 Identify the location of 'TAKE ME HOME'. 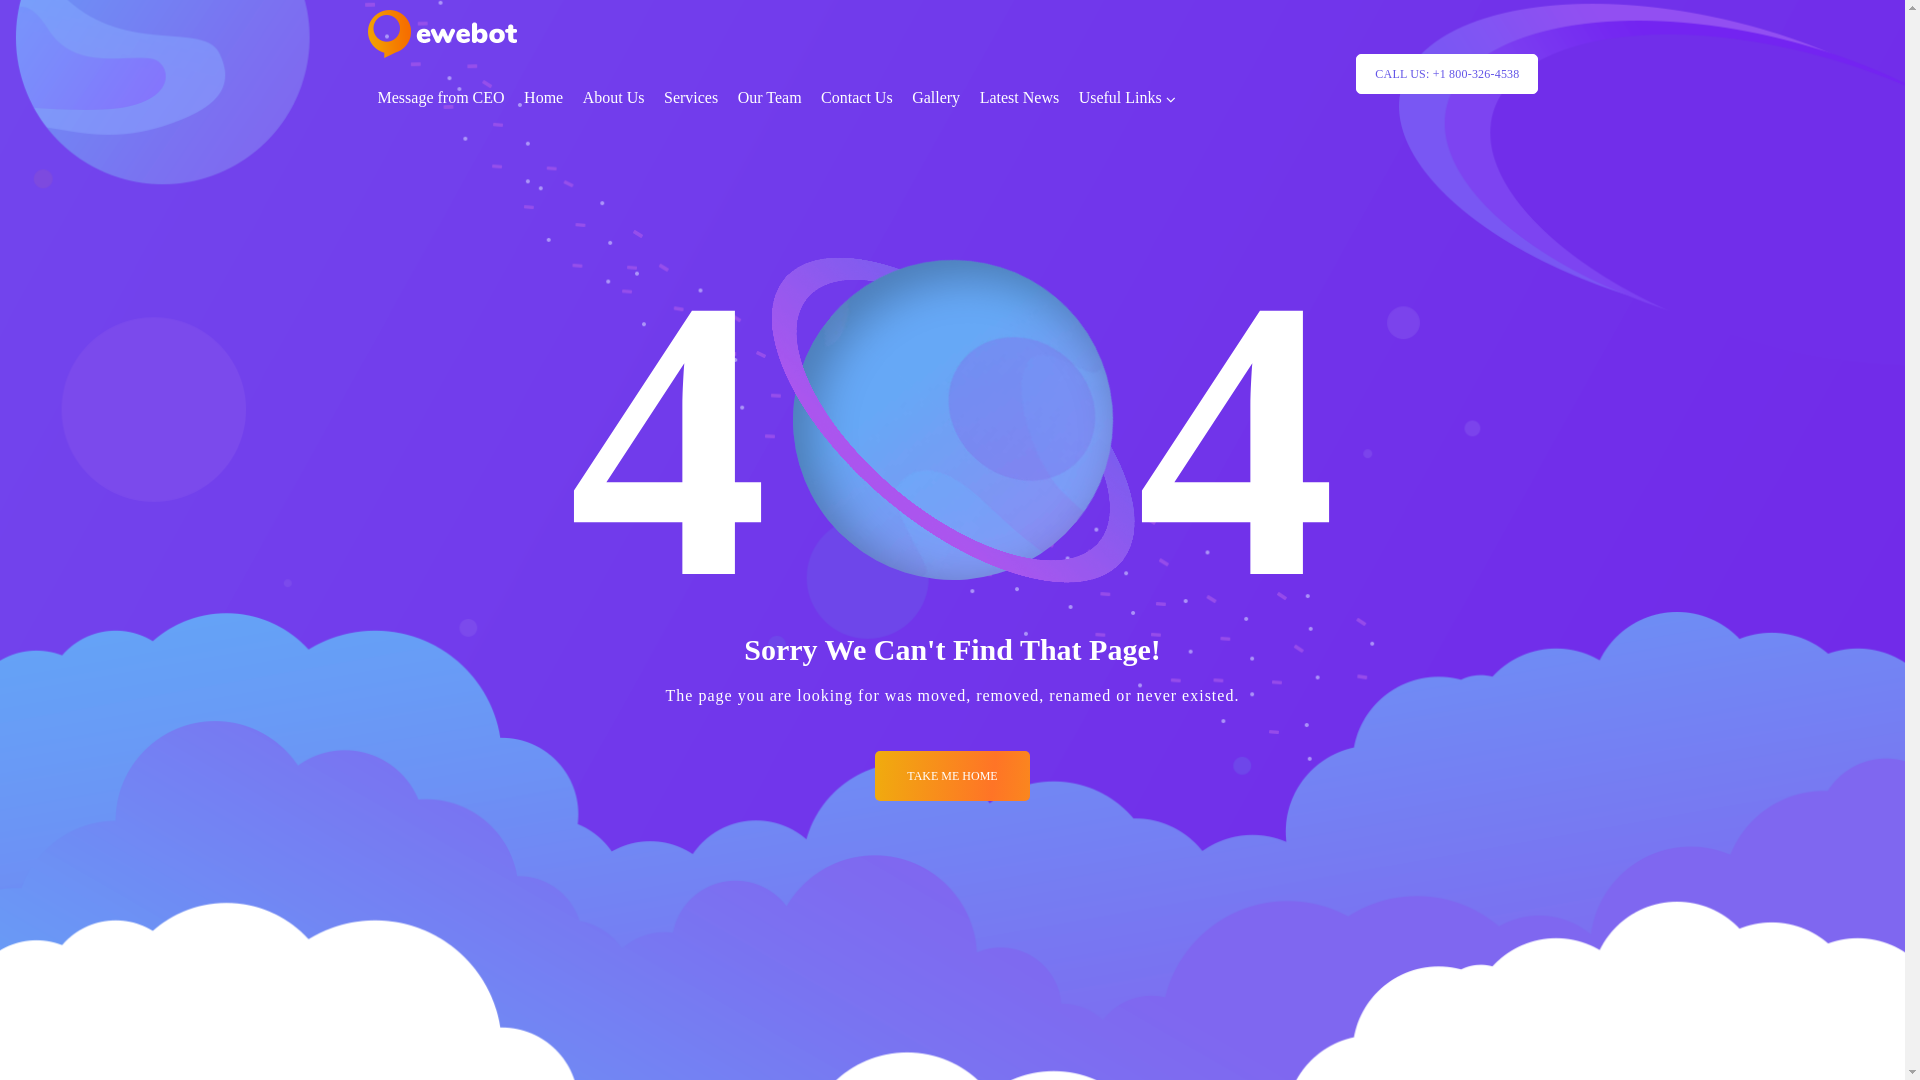
(950, 774).